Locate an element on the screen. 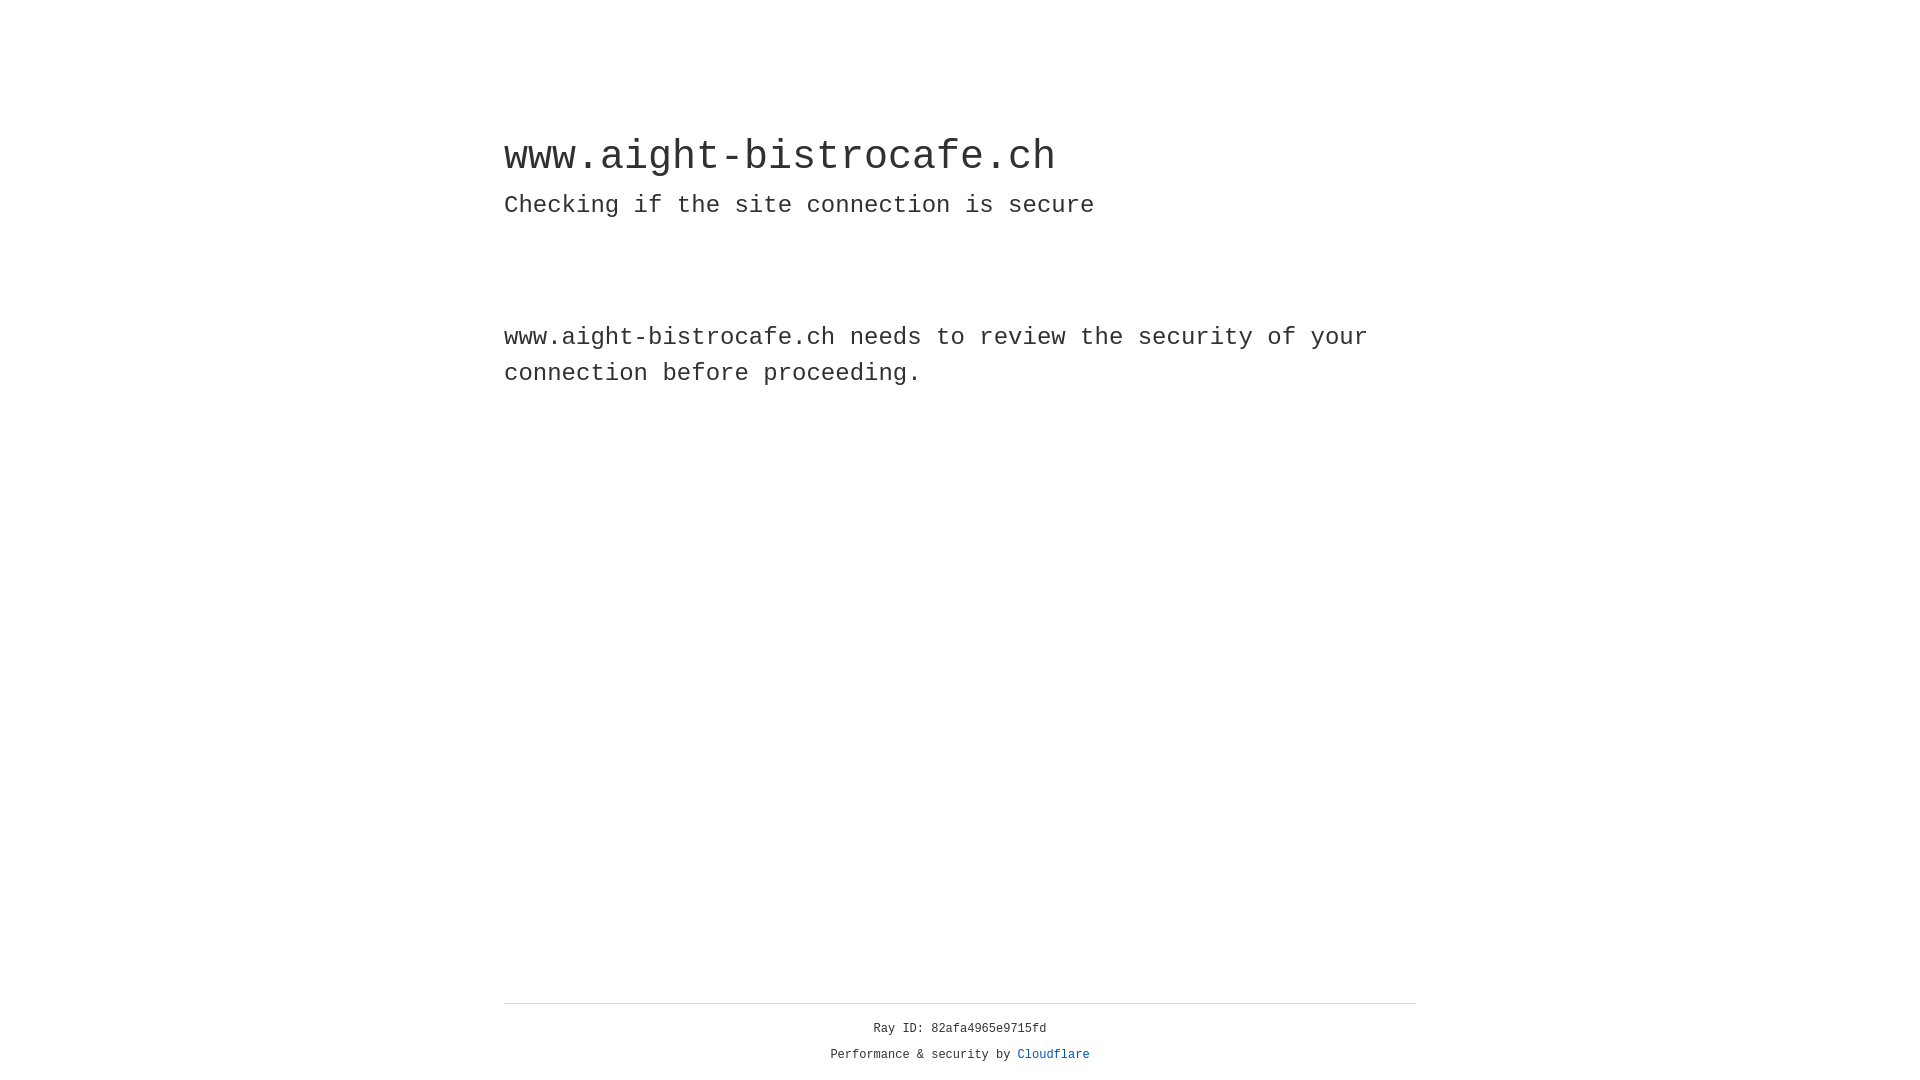 The image size is (1920, 1080). 'Cloudflare' is located at coordinates (1053, 1054).